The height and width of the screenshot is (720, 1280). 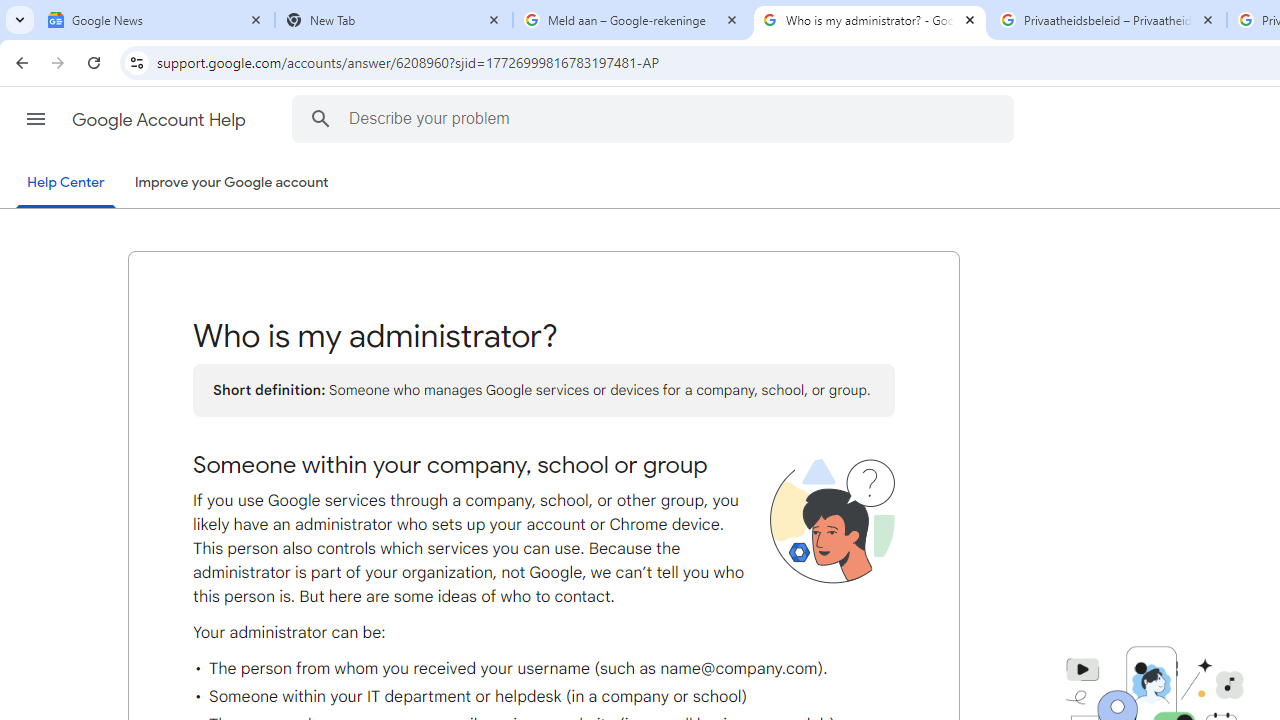 What do you see at coordinates (870, 20) in the screenshot?
I see `'Who is my administrator? - Google Account Help'` at bounding box center [870, 20].